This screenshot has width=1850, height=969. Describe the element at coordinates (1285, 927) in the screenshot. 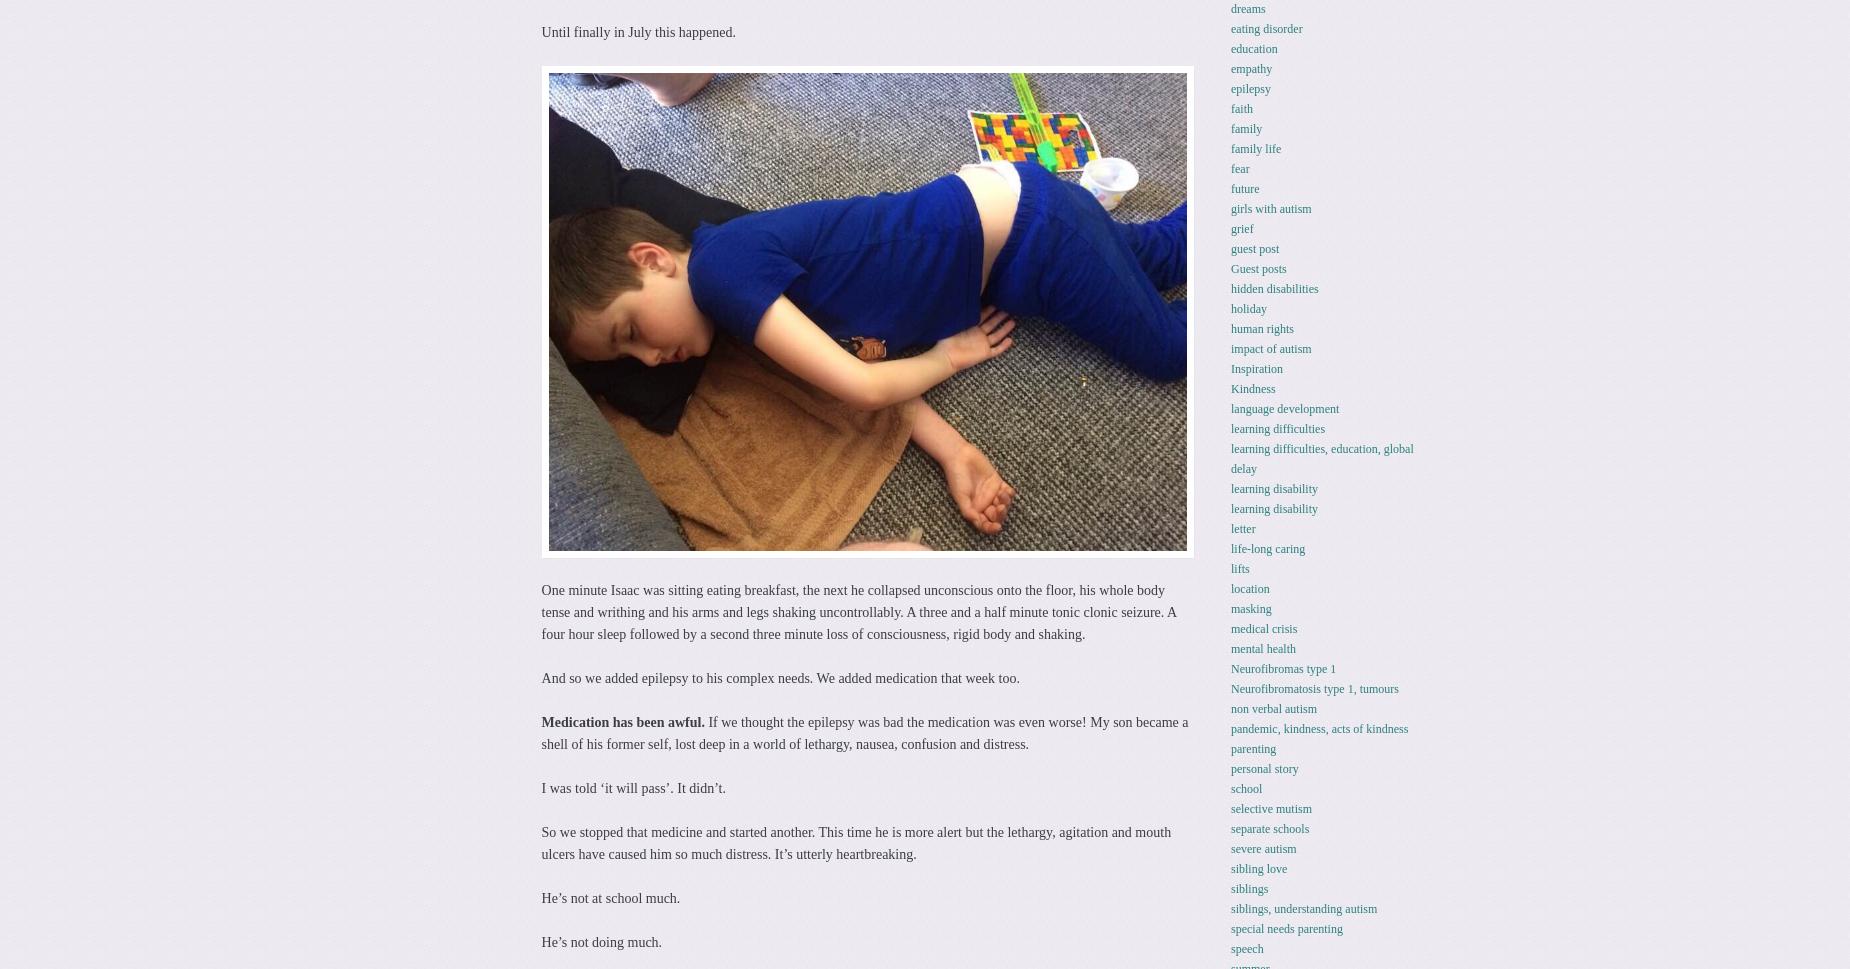

I see `'special needs parenting'` at that location.